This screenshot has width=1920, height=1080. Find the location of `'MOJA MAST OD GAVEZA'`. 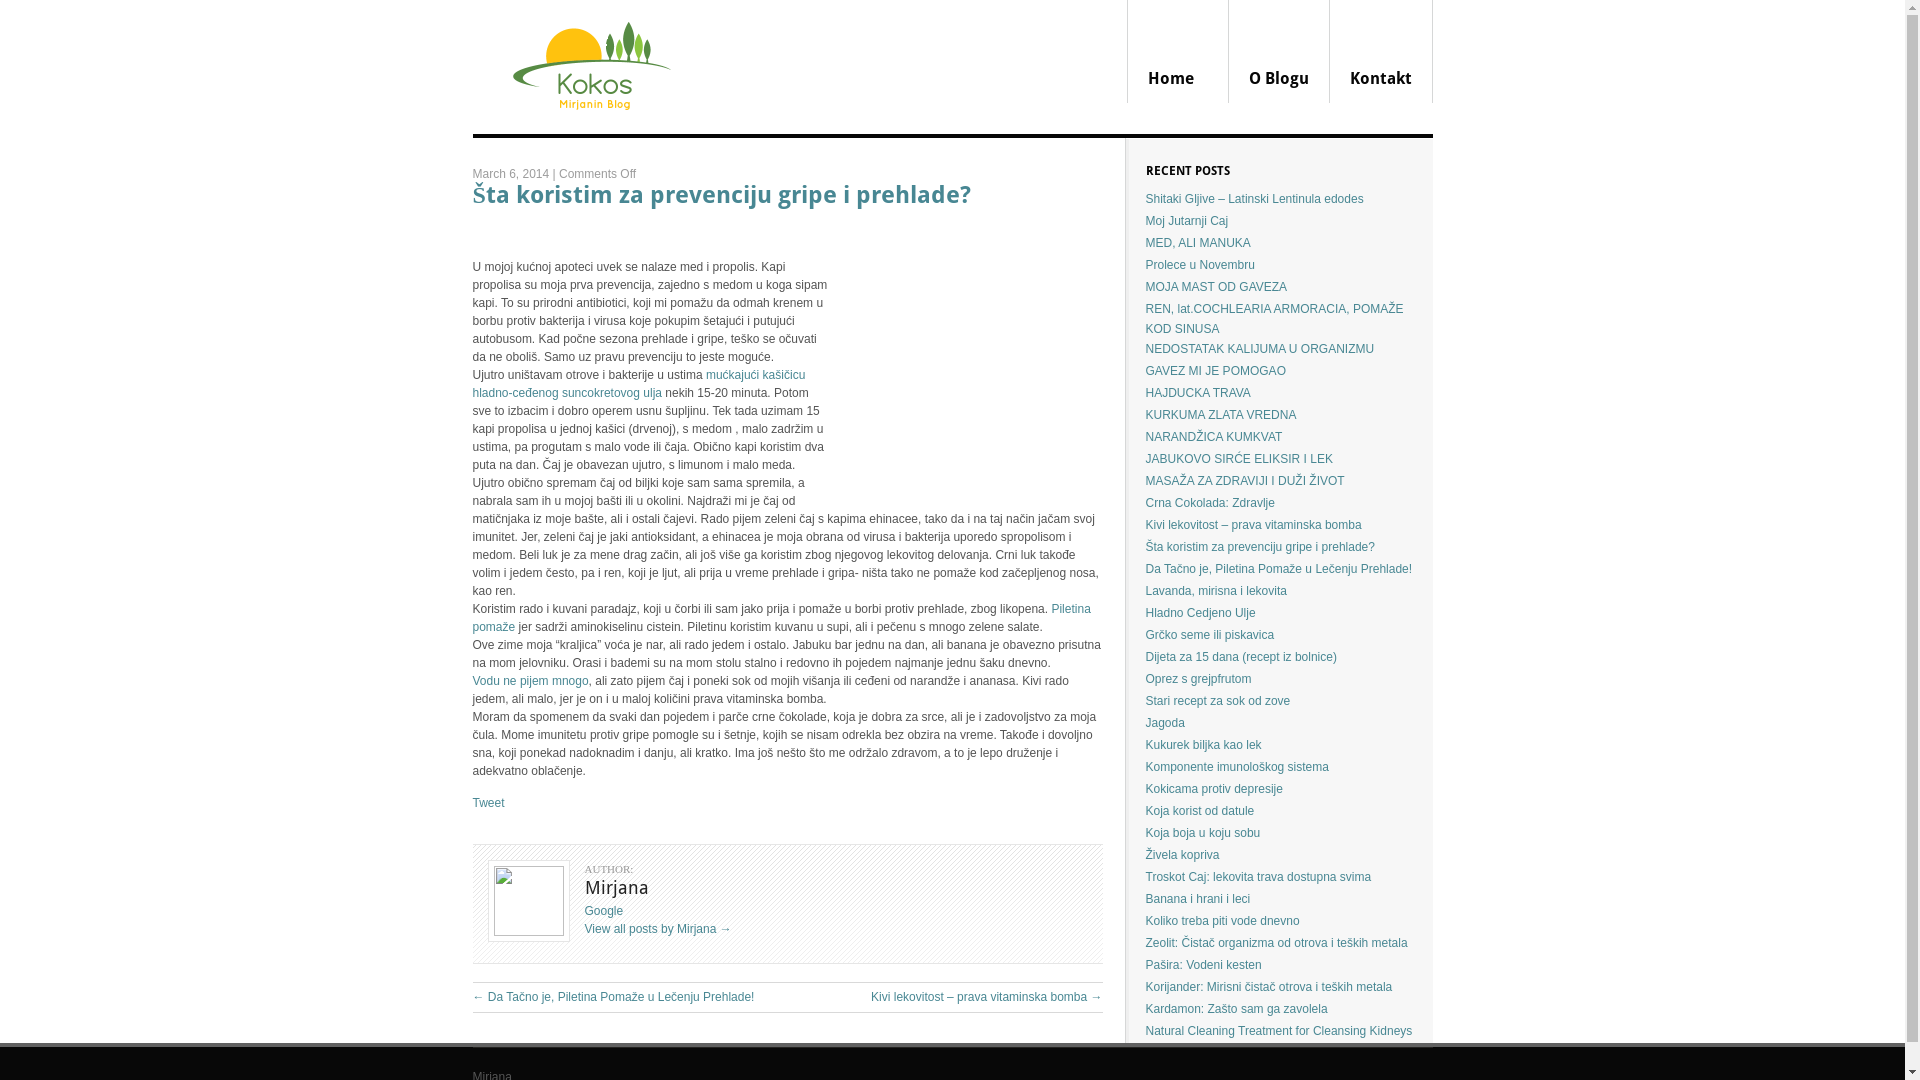

'MOJA MAST OD GAVEZA' is located at coordinates (1216, 286).